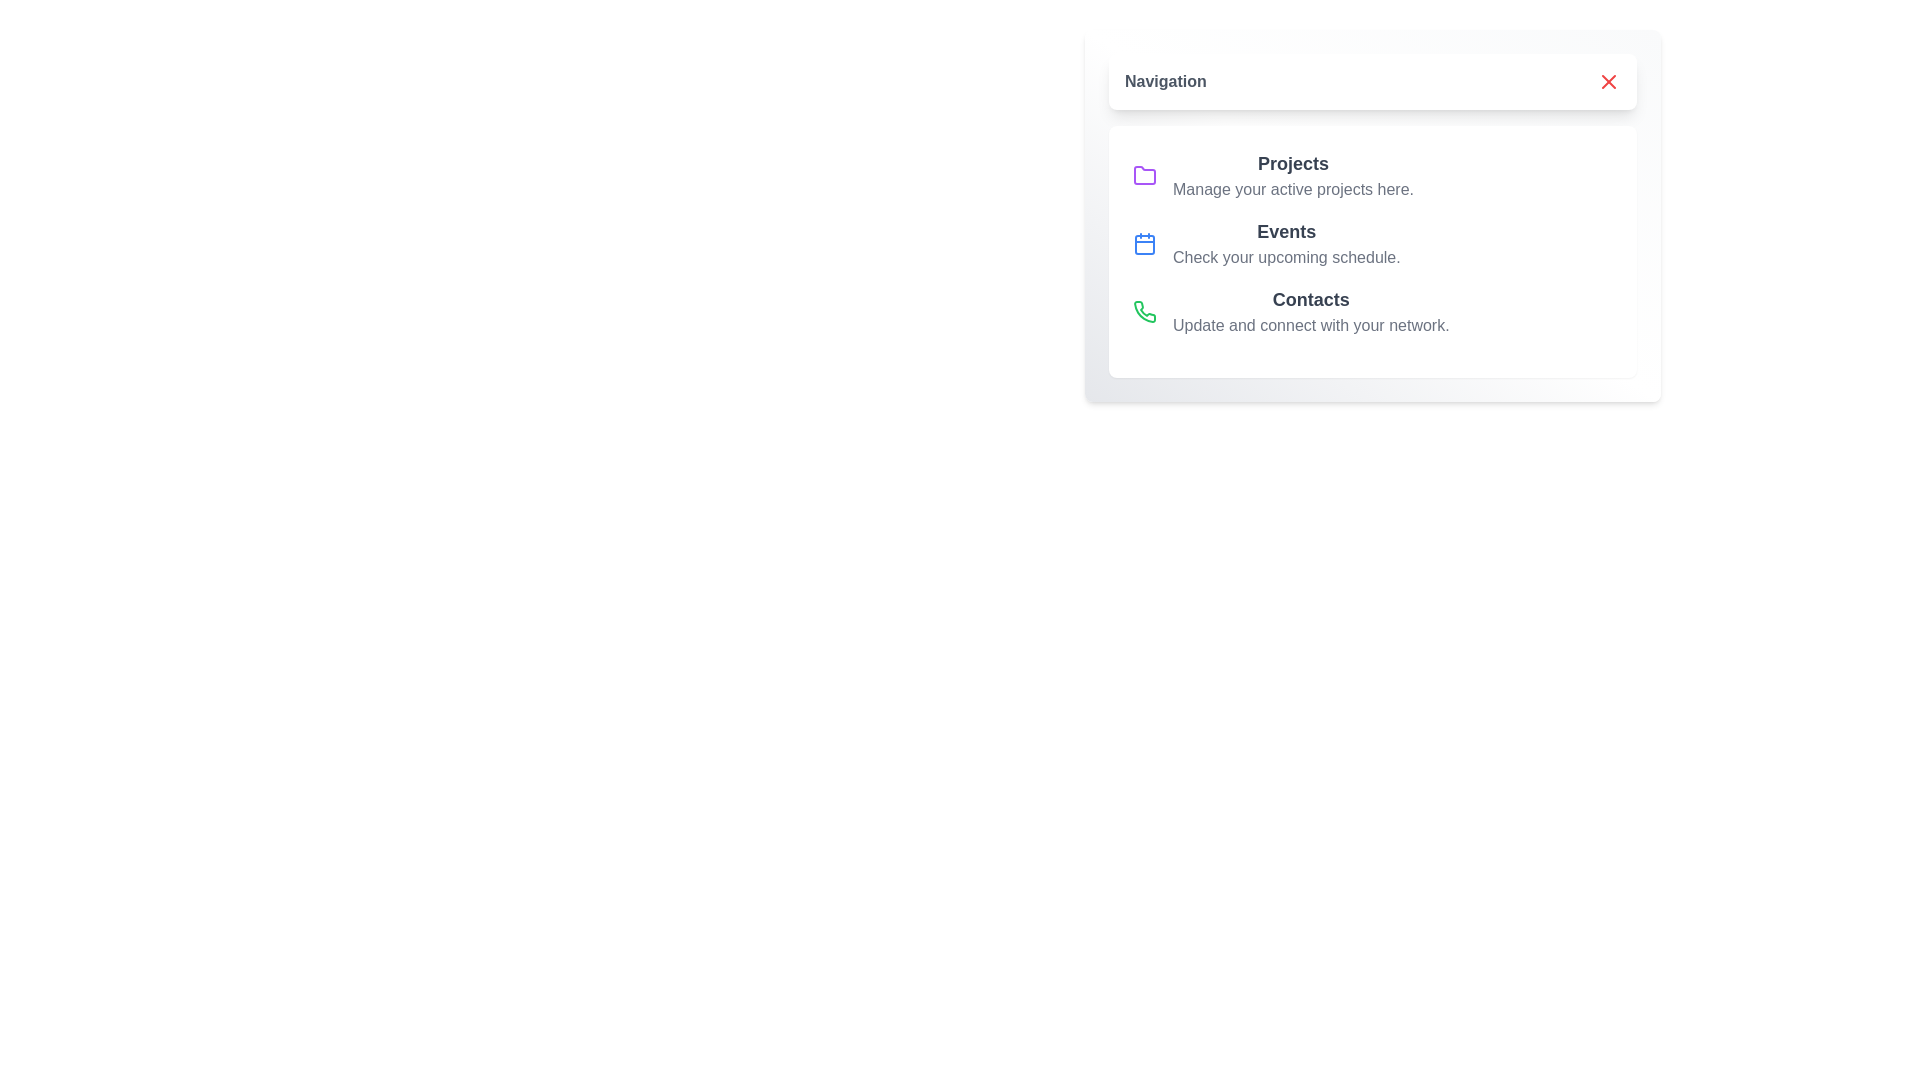 The height and width of the screenshot is (1080, 1920). Describe the element at coordinates (1292, 163) in the screenshot. I see `the 'Projects' menu item to view its content` at that location.